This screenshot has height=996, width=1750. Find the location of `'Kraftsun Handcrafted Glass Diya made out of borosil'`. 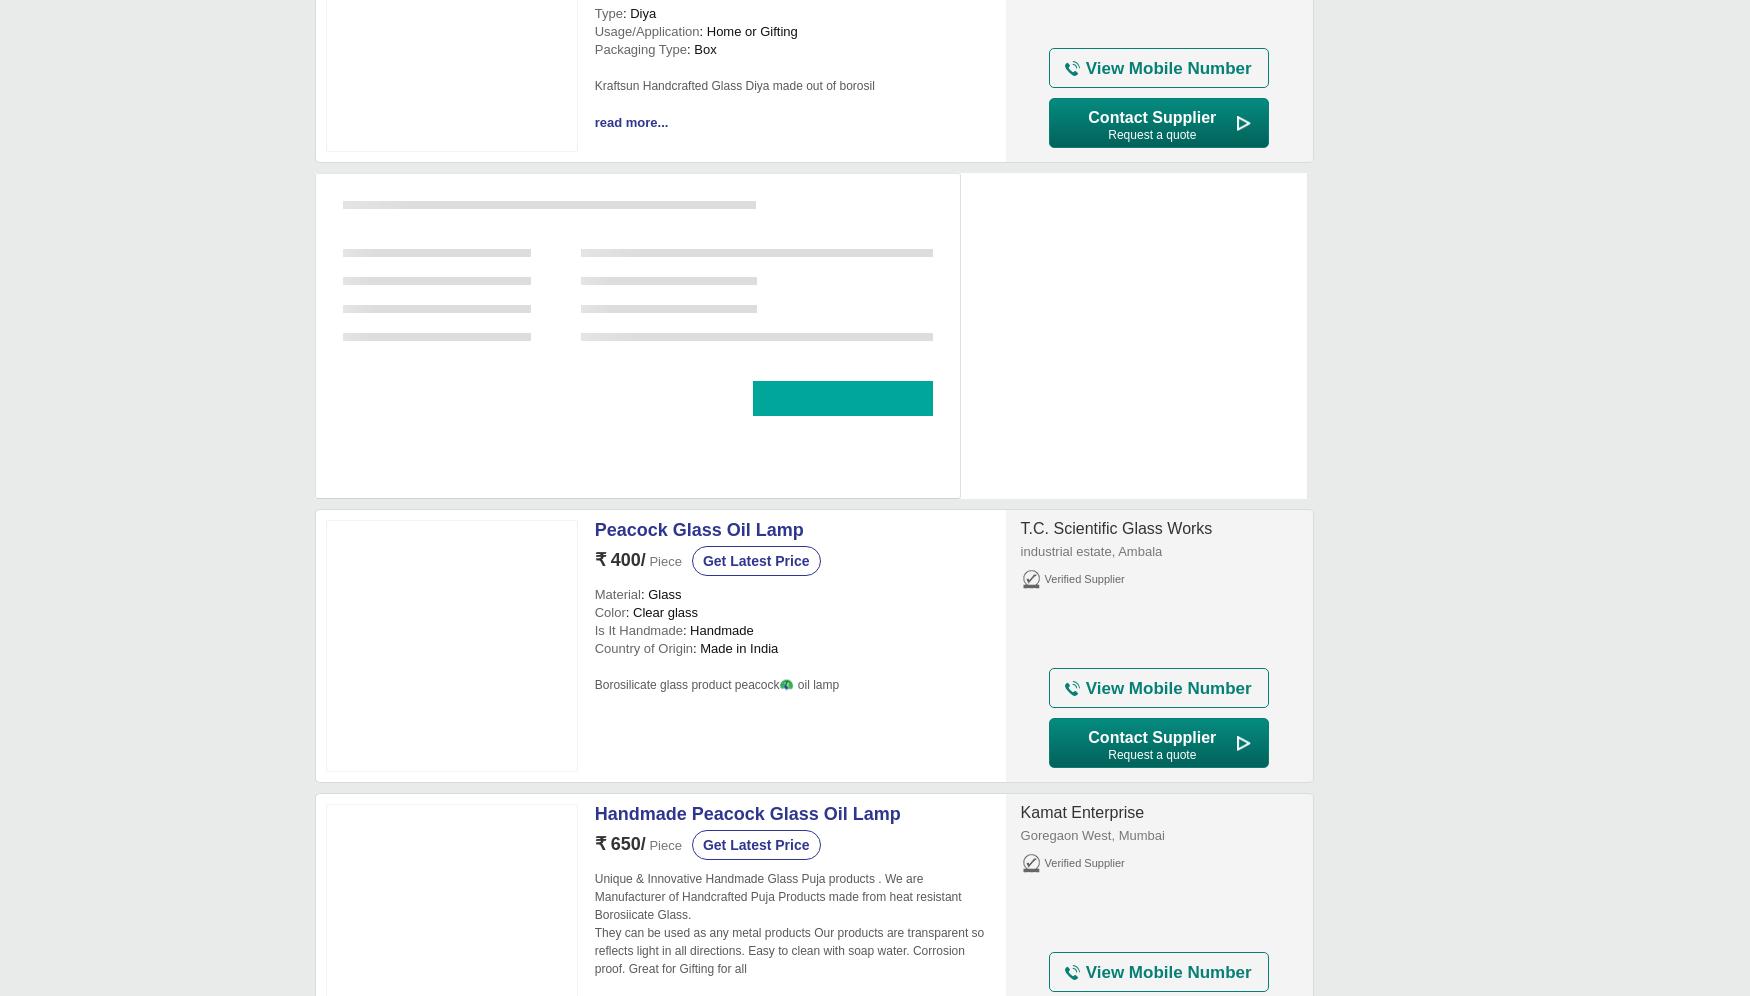

'Kraftsun Handcrafted Glass Diya made out of borosil' is located at coordinates (593, 85).